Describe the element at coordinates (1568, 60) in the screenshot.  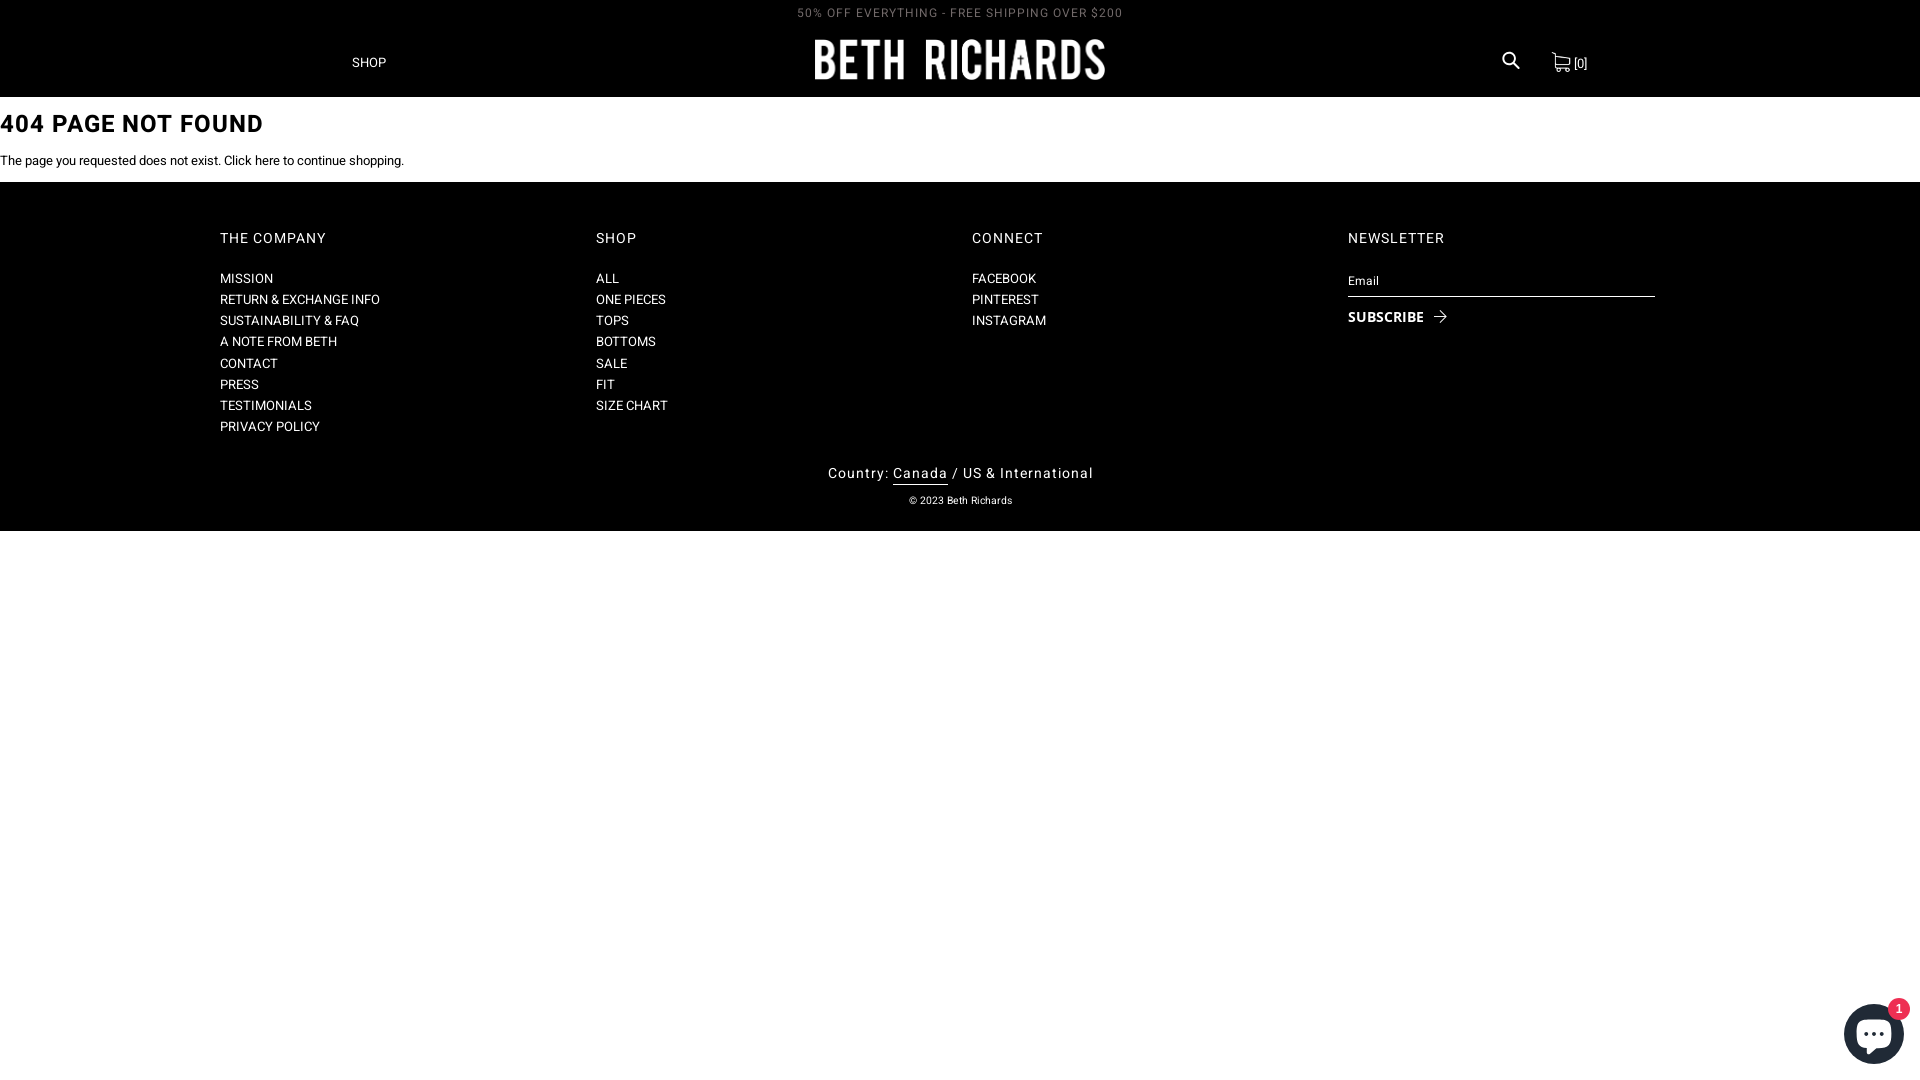
I see `'[0]'` at that location.